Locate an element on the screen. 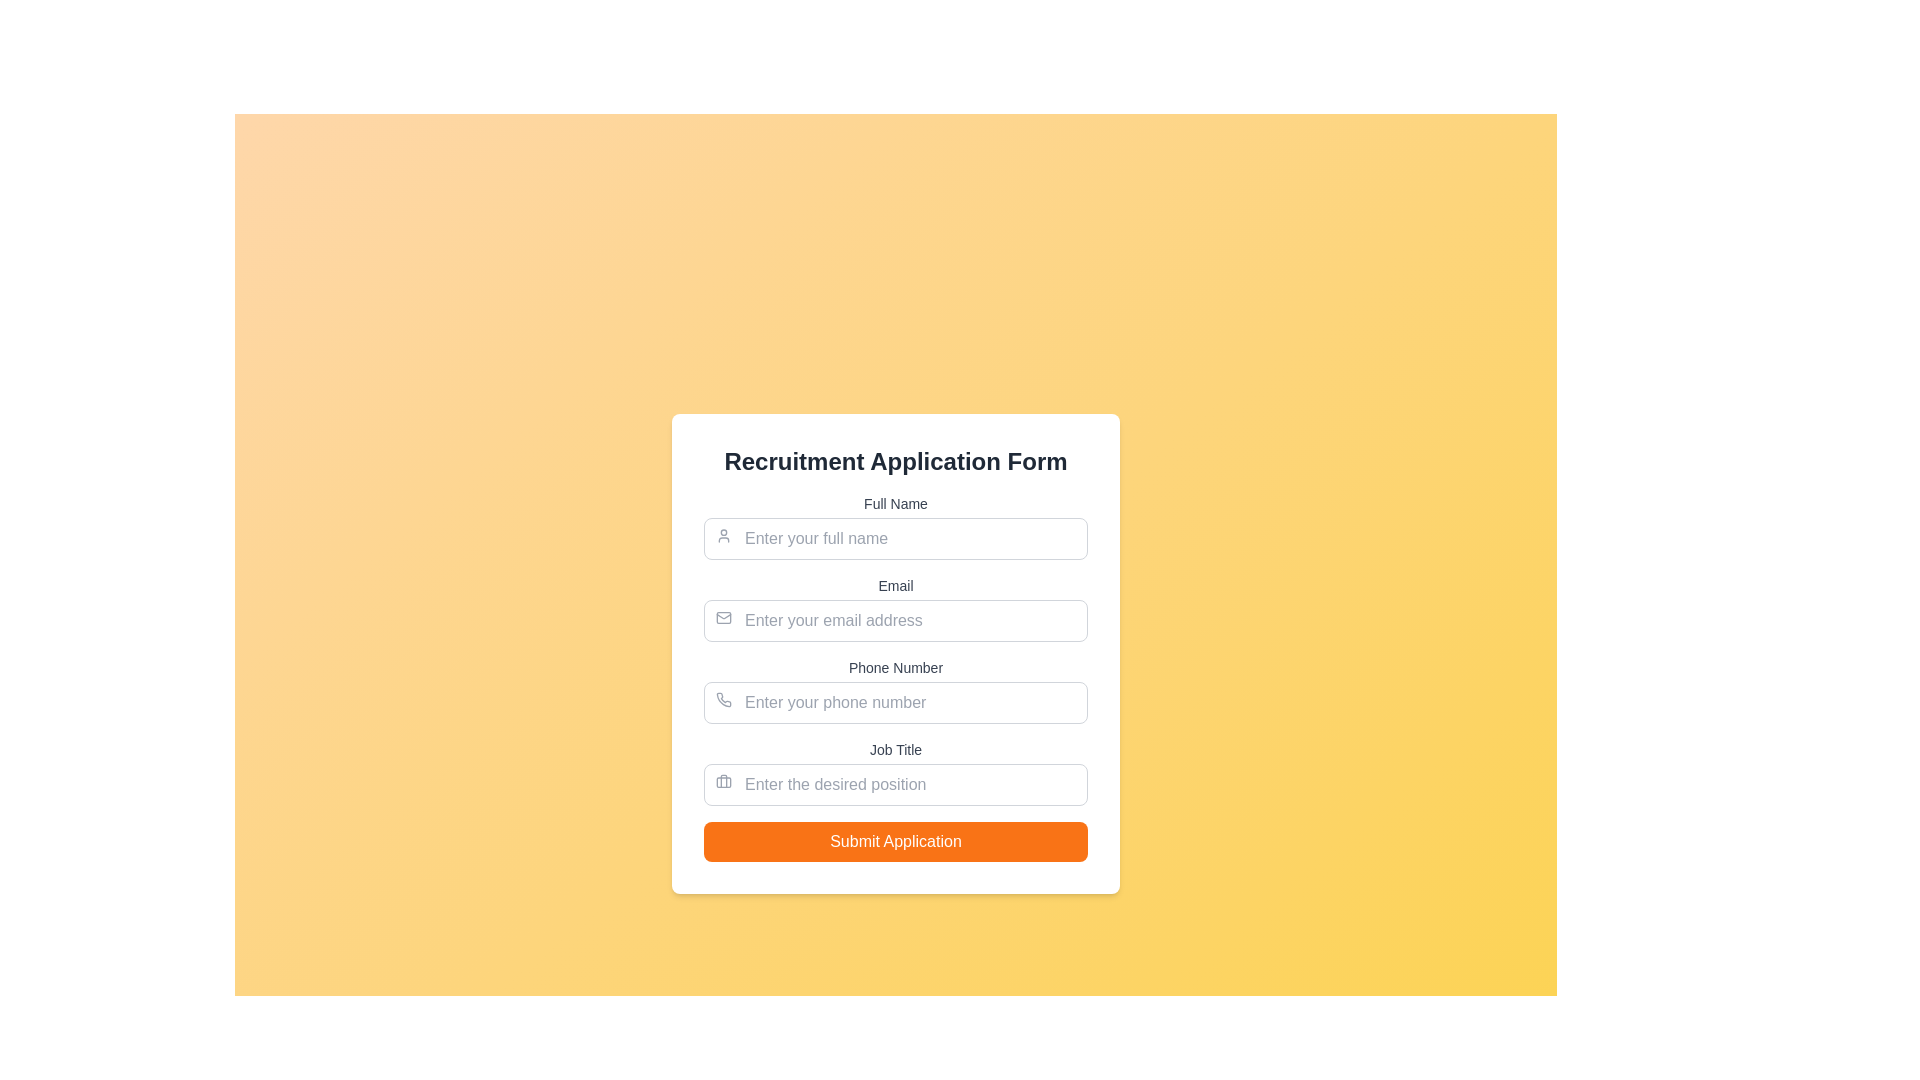 The height and width of the screenshot is (1080, 1920). the label indicating 'Email Address' to focus the associated input field below it in the form layout is located at coordinates (895, 608).